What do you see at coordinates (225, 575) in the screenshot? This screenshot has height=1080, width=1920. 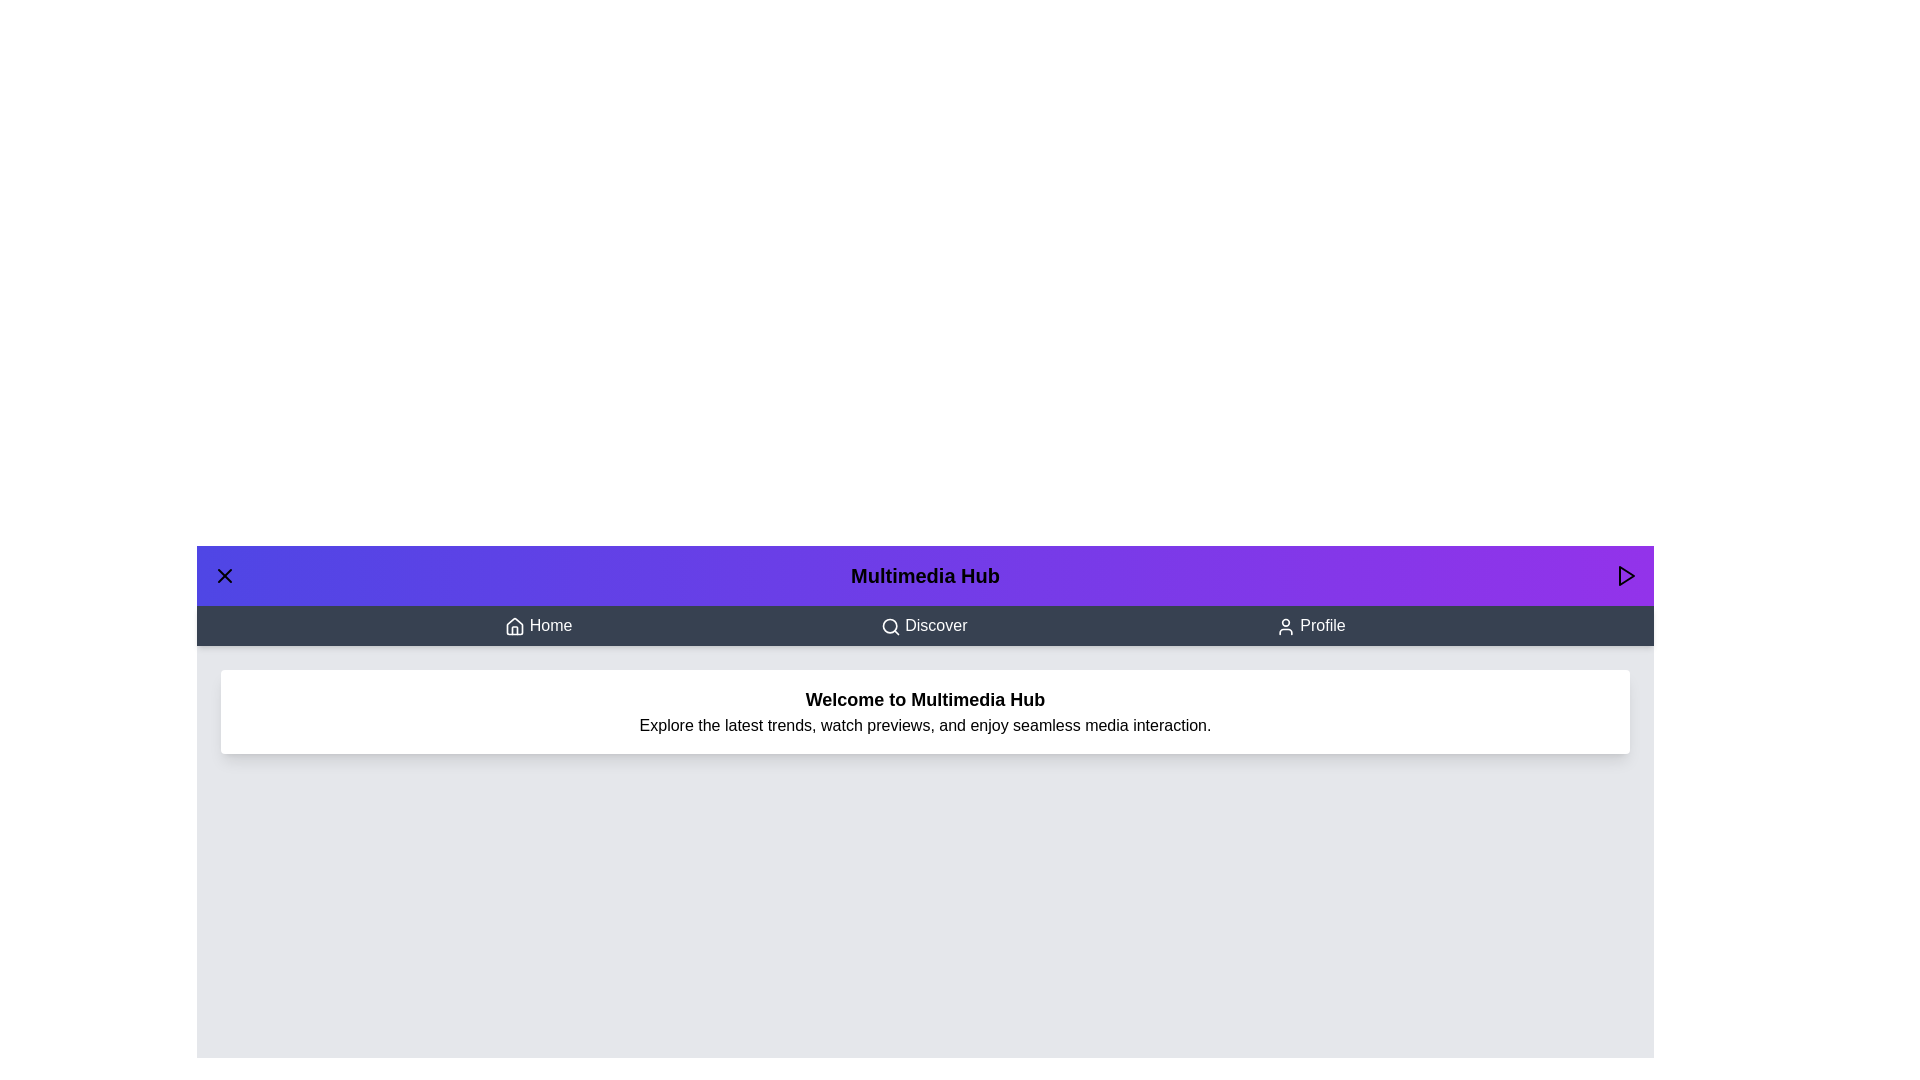 I see `the menu toggle button to toggle the menu open or close` at bounding box center [225, 575].